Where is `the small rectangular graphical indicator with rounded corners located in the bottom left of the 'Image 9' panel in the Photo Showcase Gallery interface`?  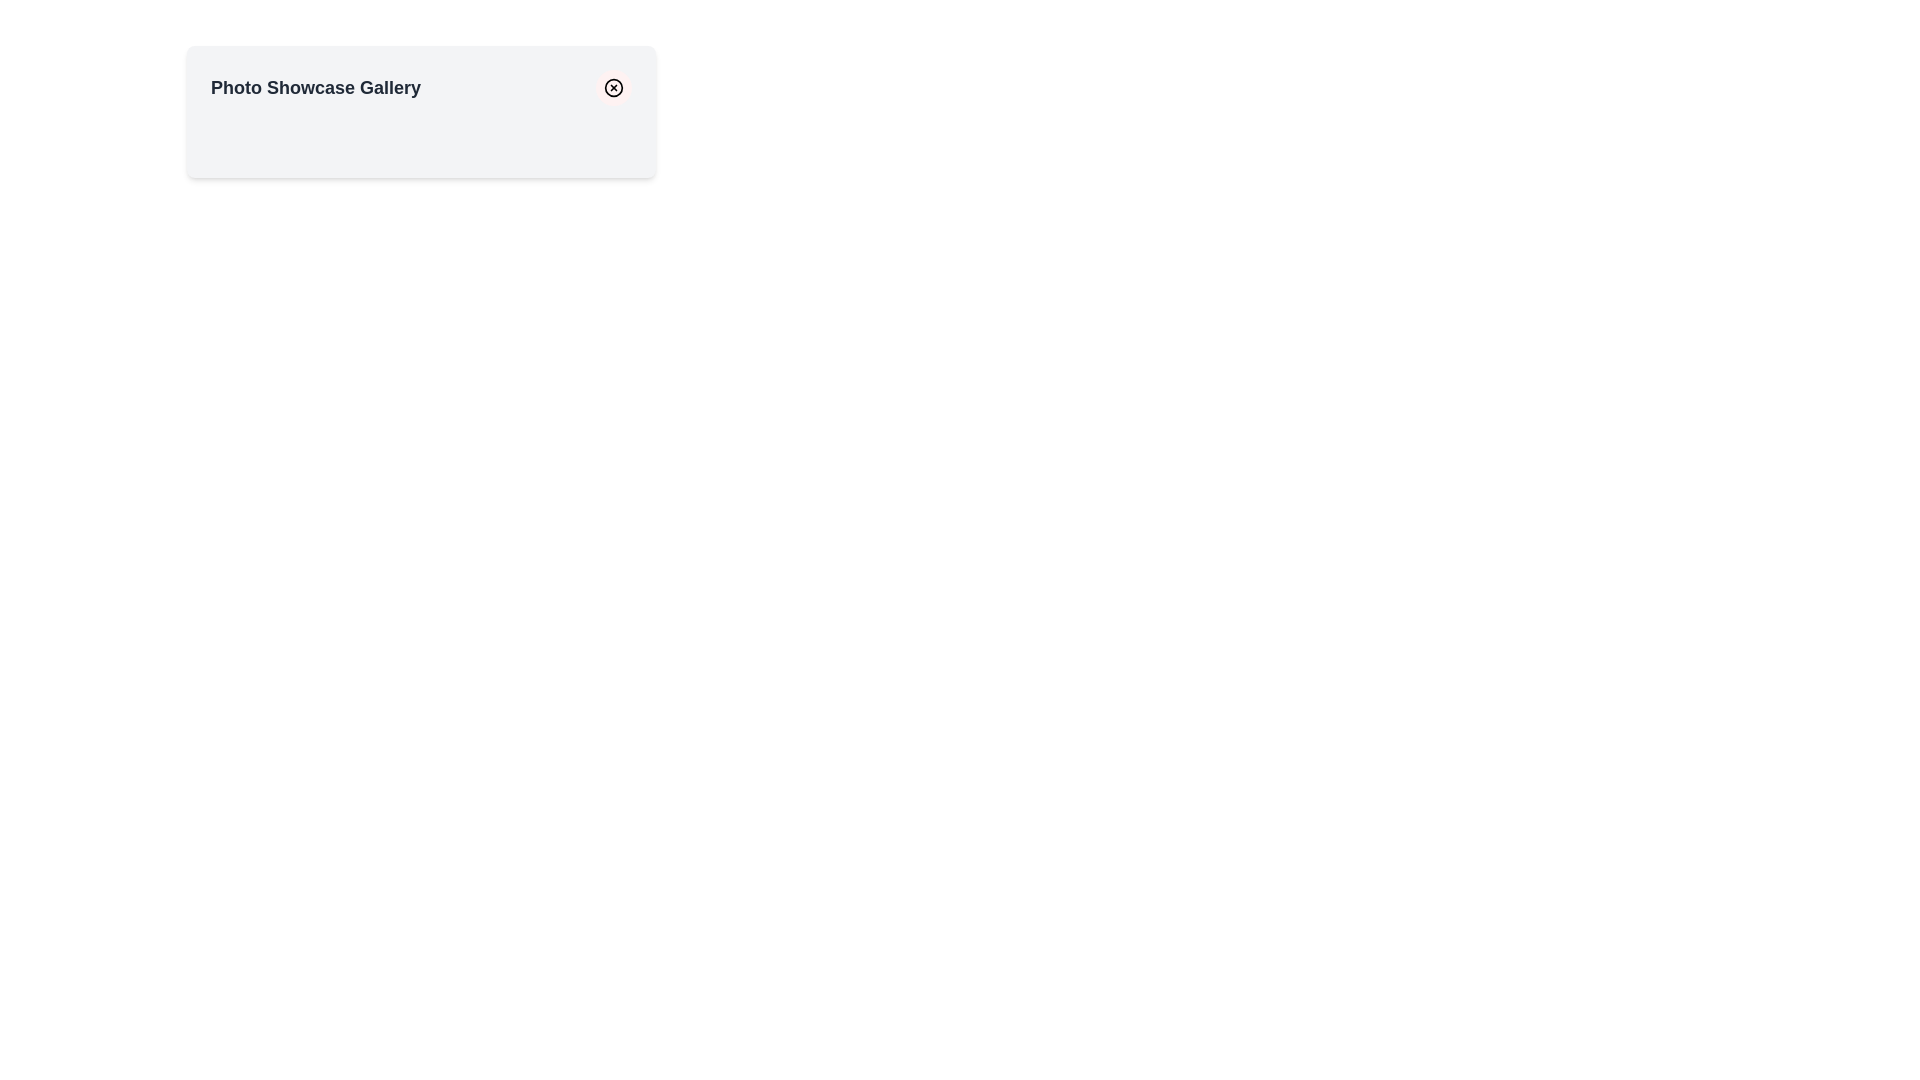 the small rectangular graphical indicator with rounded corners located in the bottom left of the 'Image 9' panel in the Photo Showcase Gallery interface is located at coordinates (514, 164).